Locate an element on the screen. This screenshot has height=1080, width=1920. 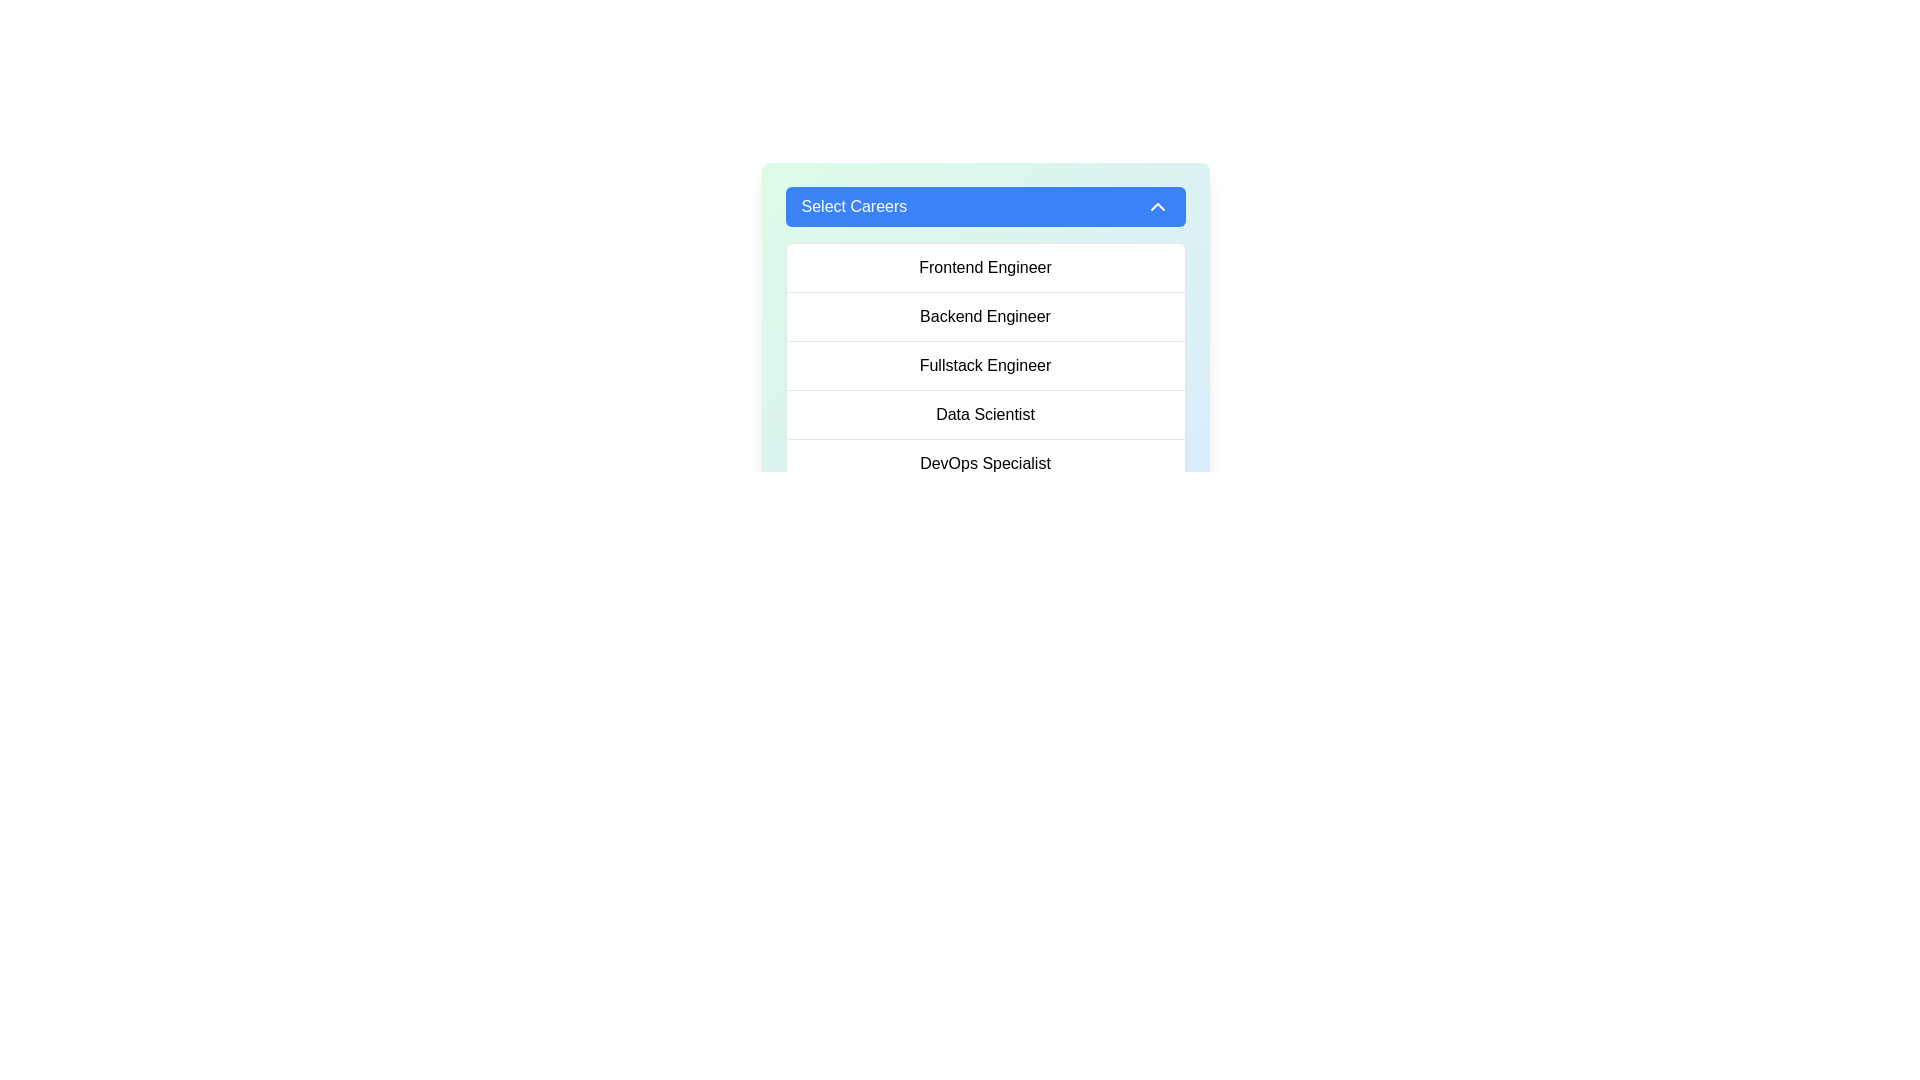
the 'Data Scientist' option in the dropdown list is located at coordinates (985, 414).